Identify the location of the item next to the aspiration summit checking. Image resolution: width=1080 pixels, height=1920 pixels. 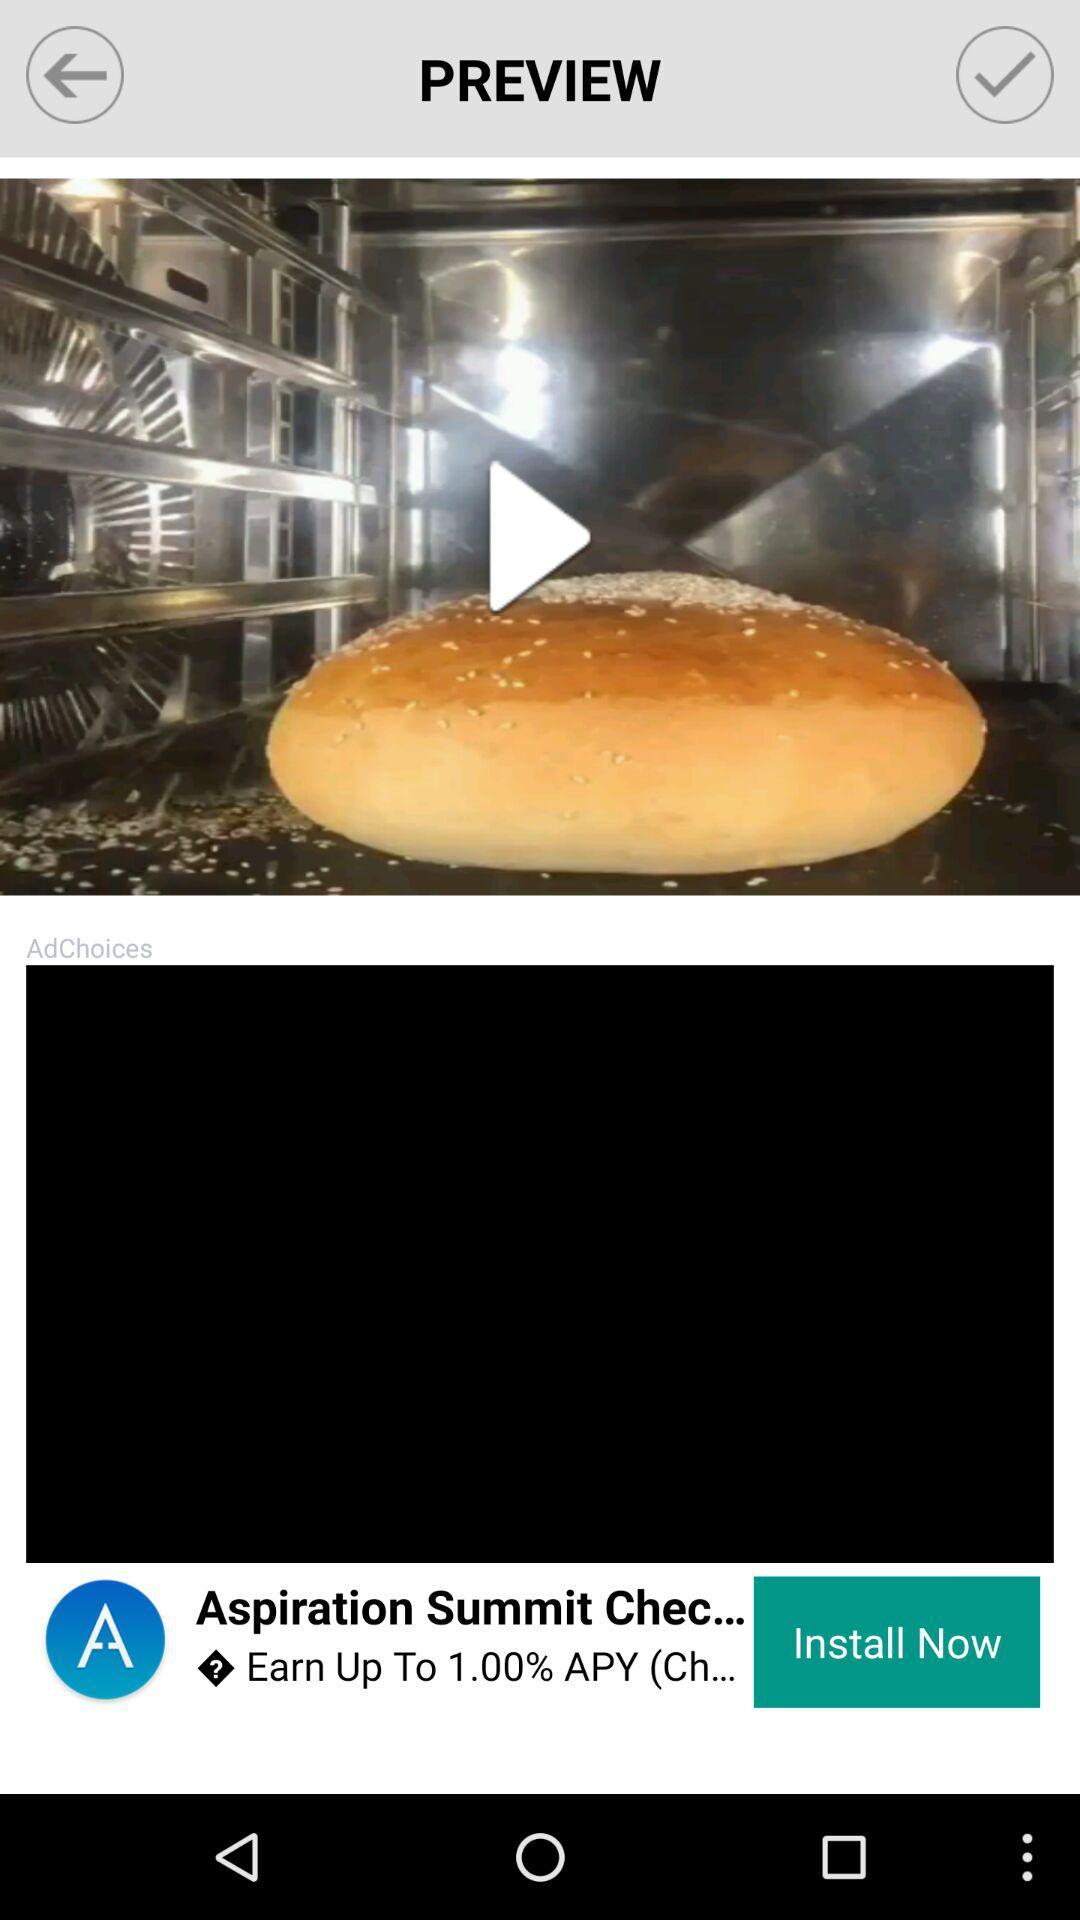
(896, 1642).